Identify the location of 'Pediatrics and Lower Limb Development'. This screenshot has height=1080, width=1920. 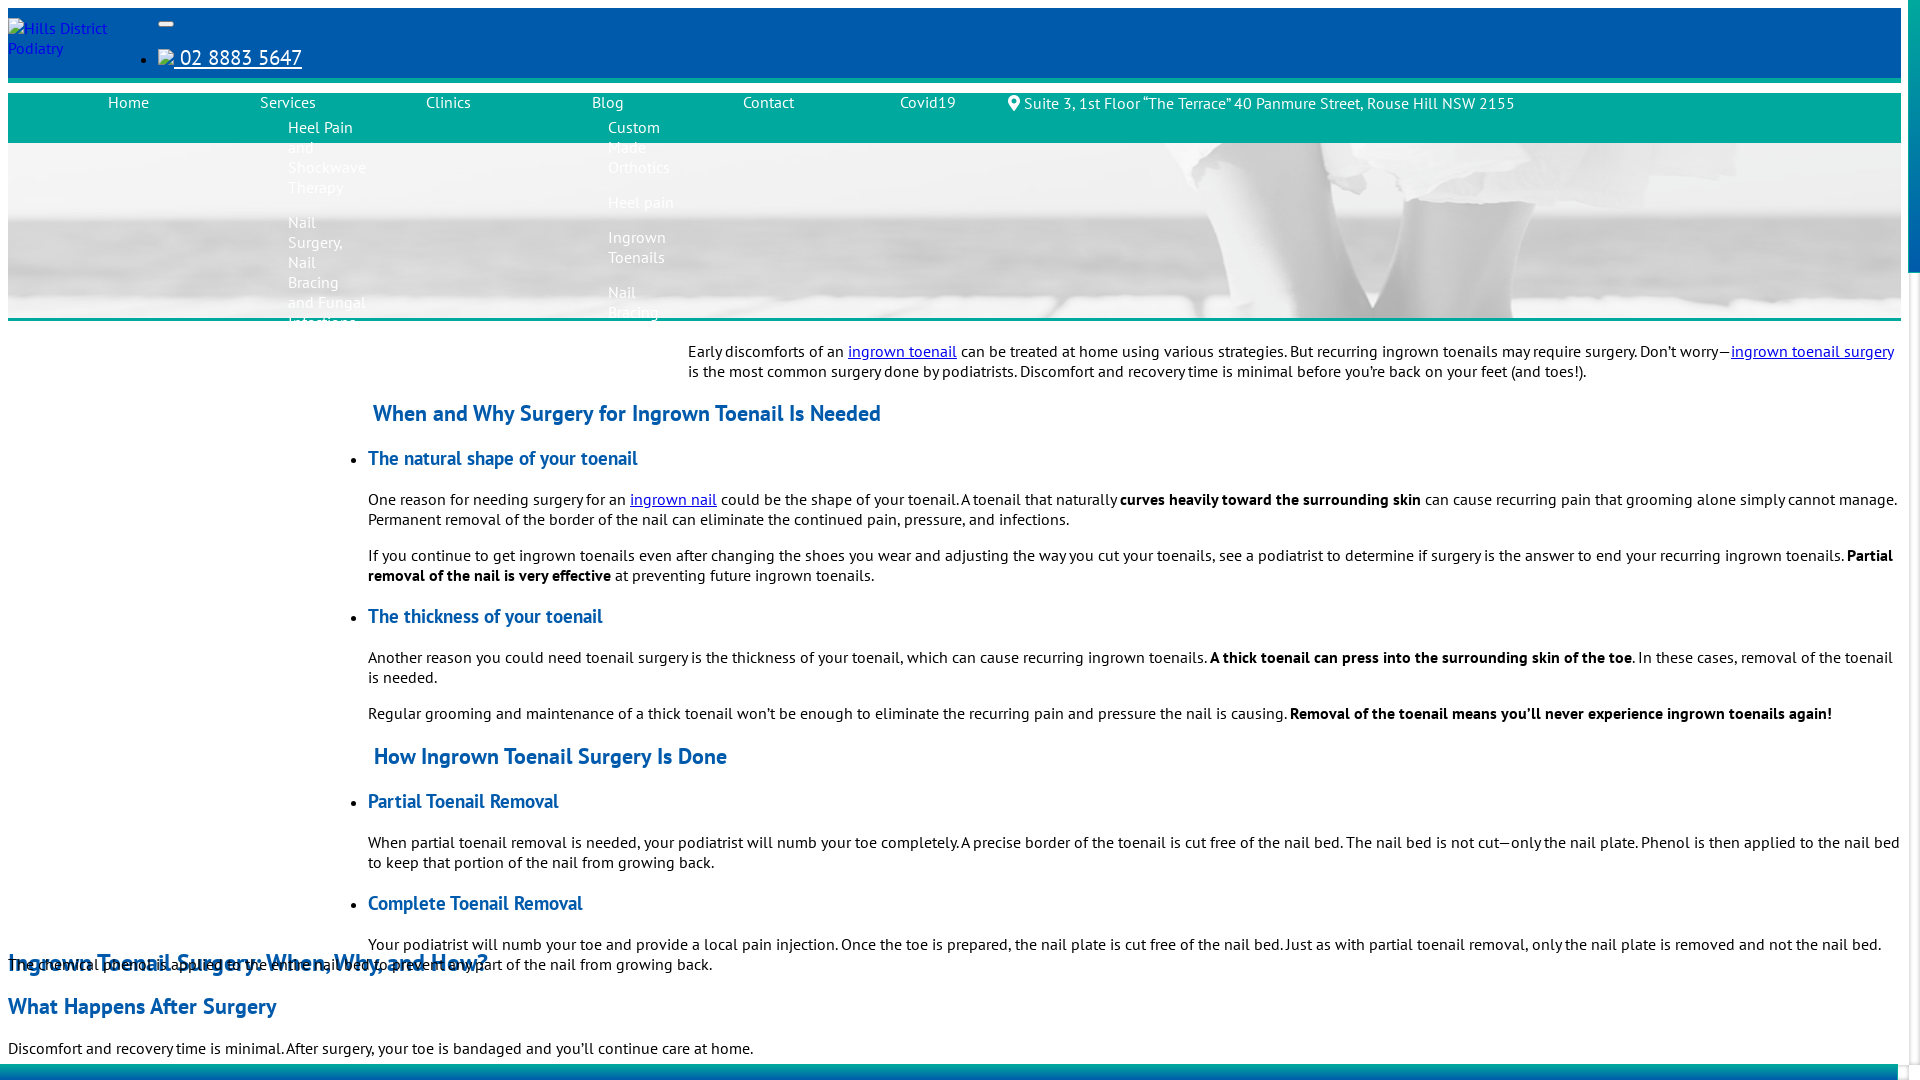
(334, 482).